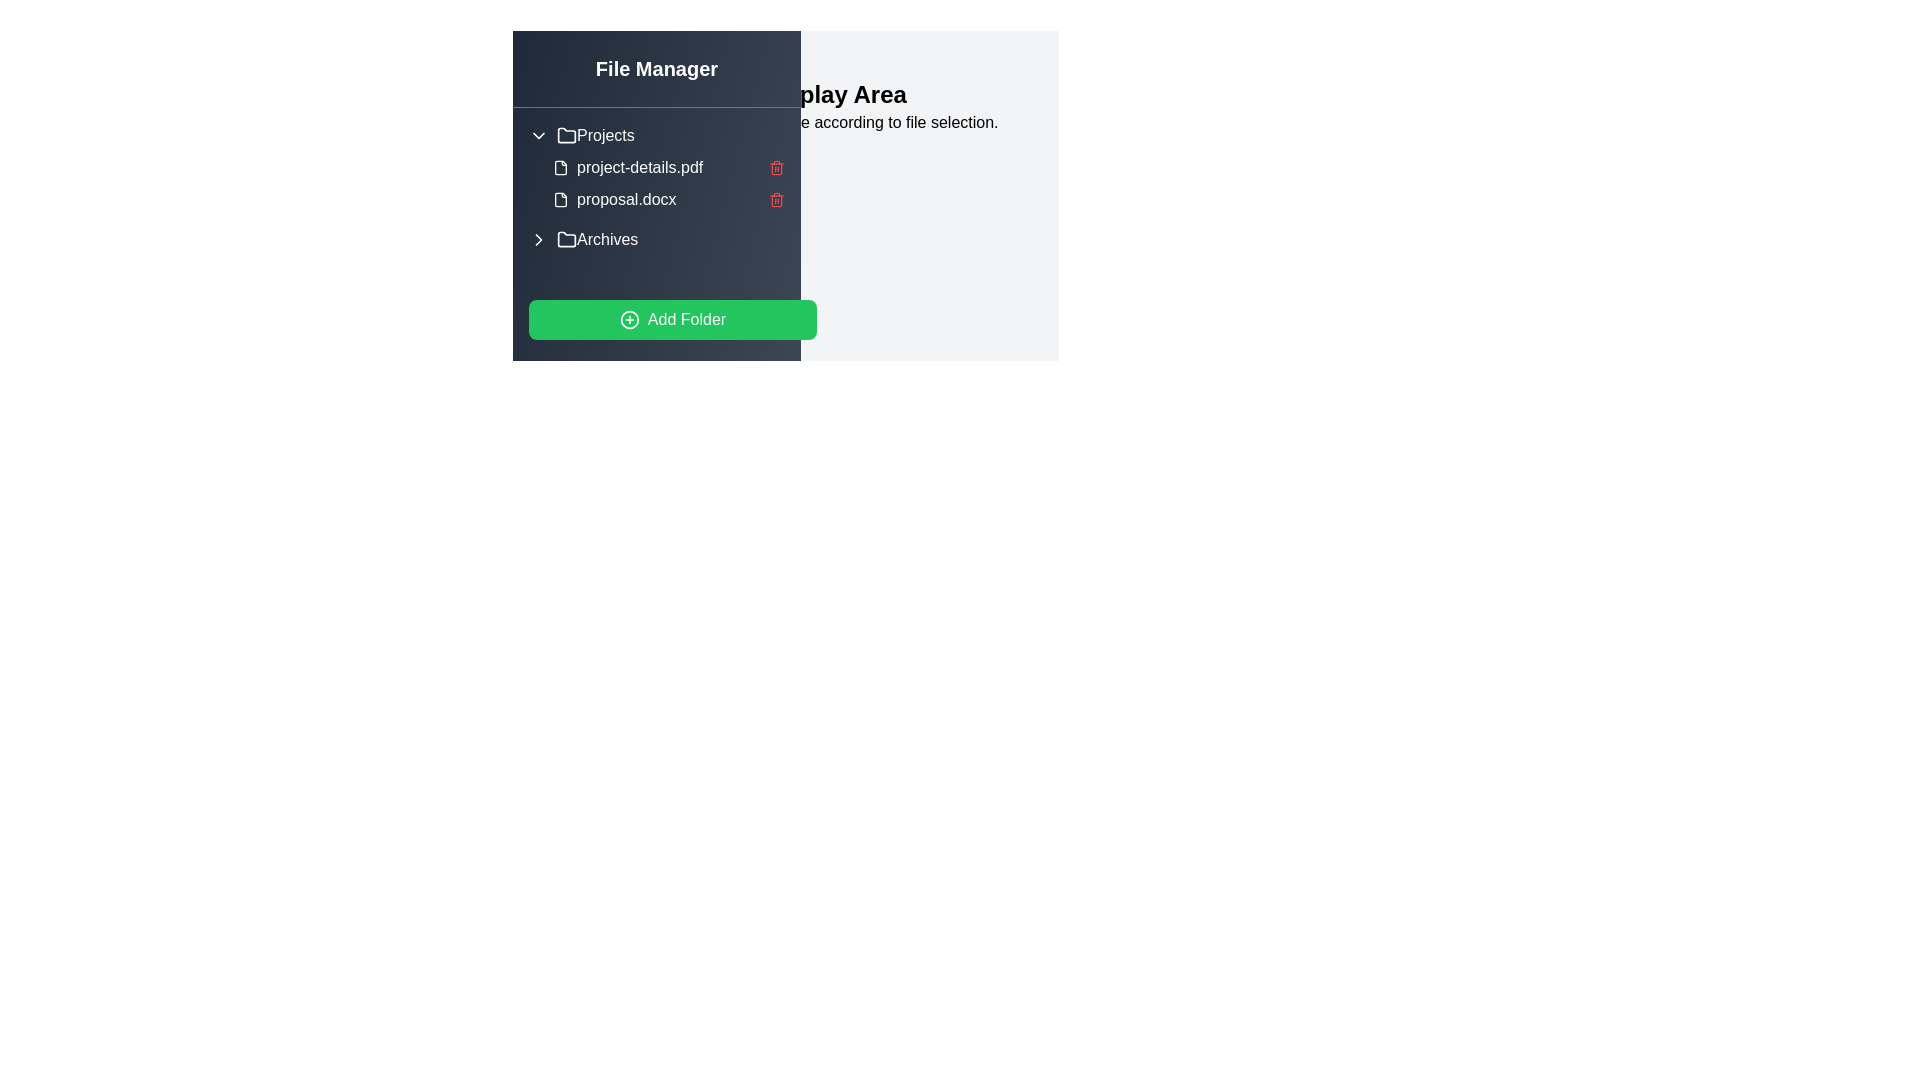 Image resolution: width=1920 pixels, height=1080 pixels. Describe the element at coordinates (560, 167) in the screenshot. I see `the file icon representing 'project-details.pdf' in the file list` at that location.